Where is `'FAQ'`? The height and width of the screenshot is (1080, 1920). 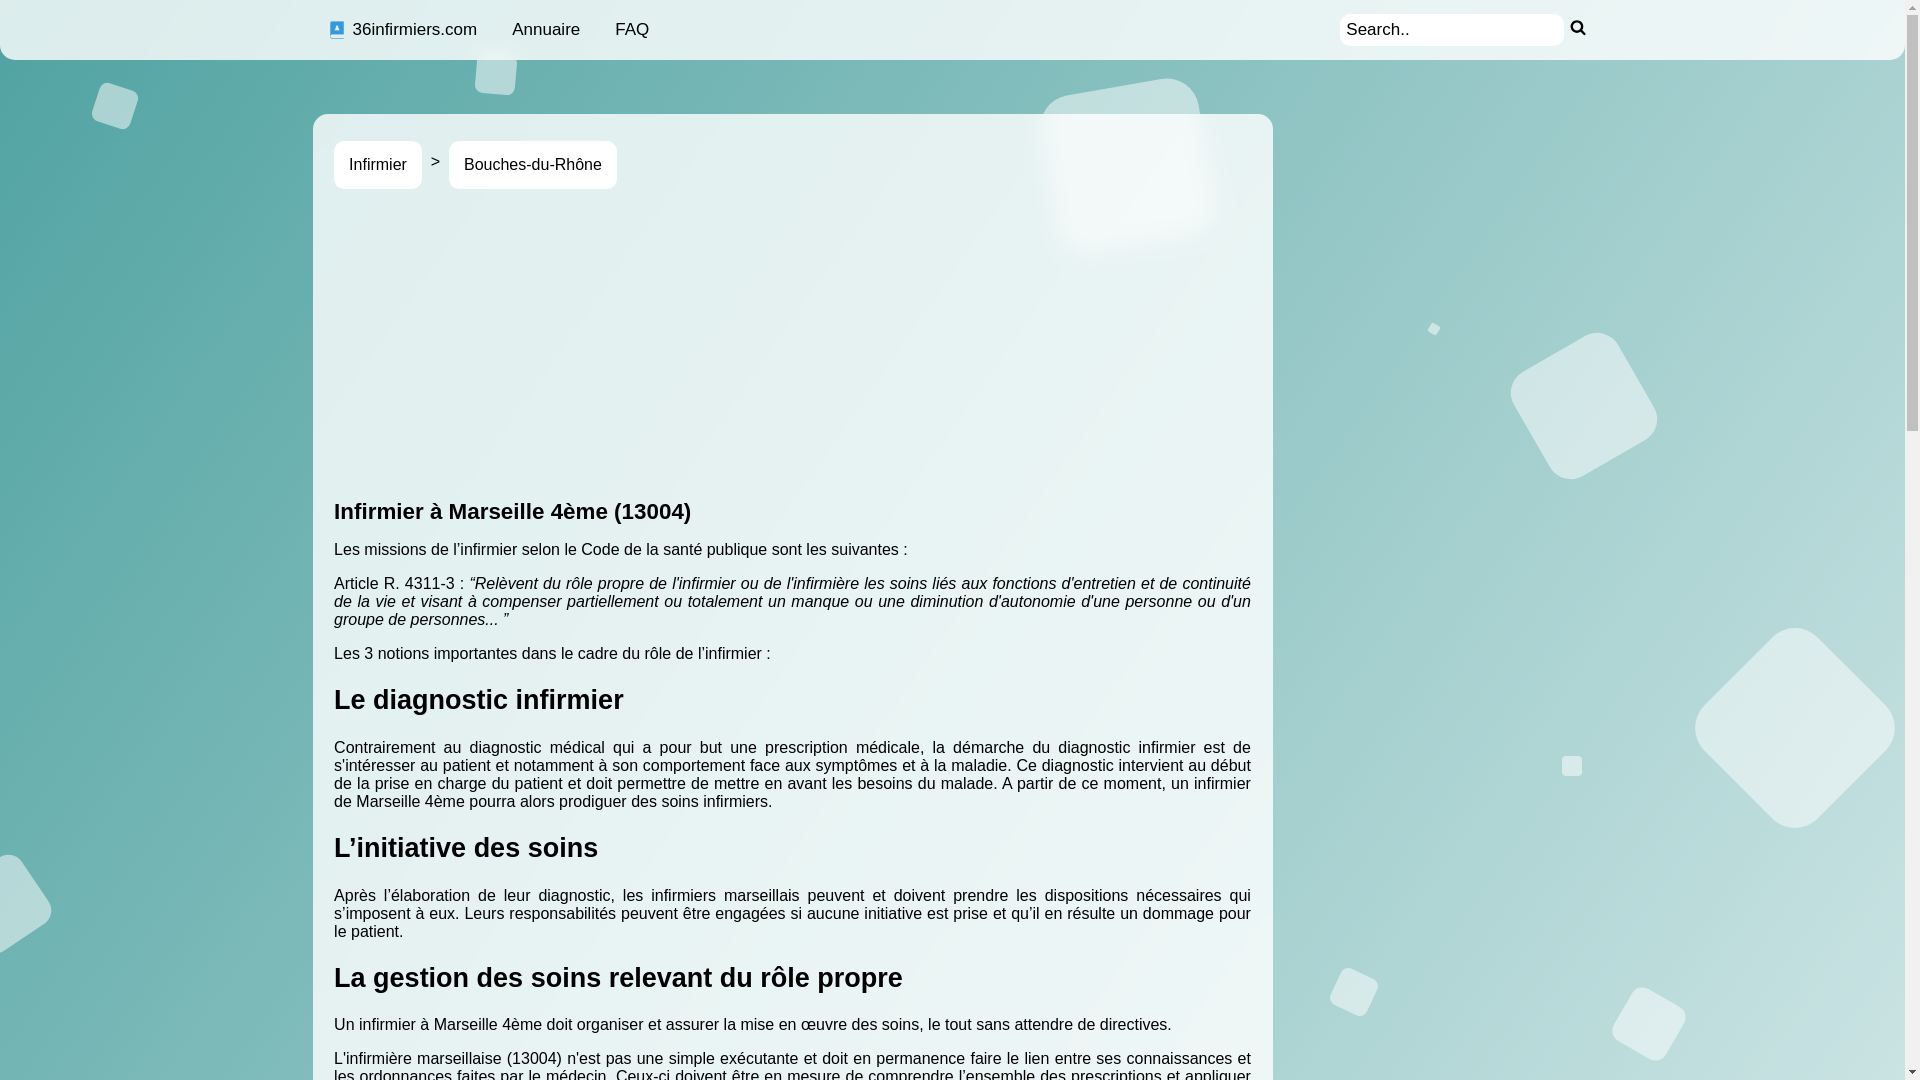
'FAQ' is located at coordinates (631, 30).